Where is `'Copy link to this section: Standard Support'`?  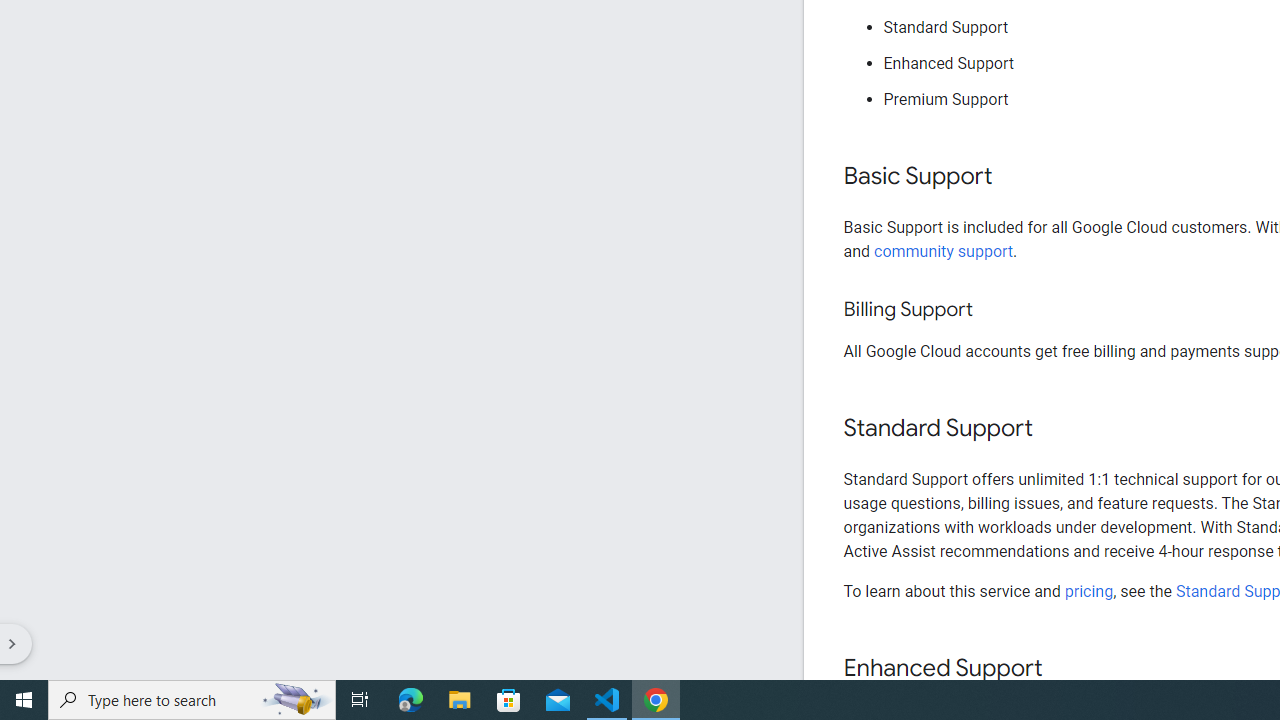
'Copy link to this section: Standard Support' is located at coordinates (1052, 428).